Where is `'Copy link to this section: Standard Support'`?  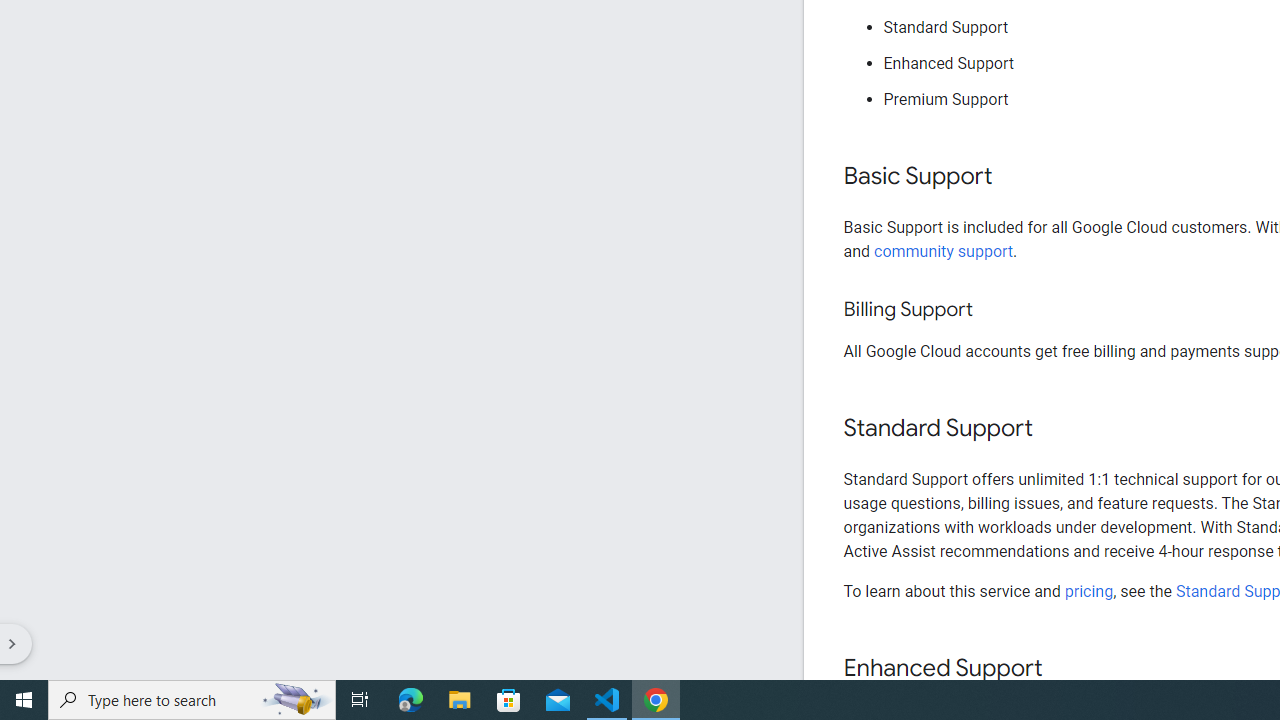
'Copy link to this section: Standard Support' is located at coordinates (1052, 428).